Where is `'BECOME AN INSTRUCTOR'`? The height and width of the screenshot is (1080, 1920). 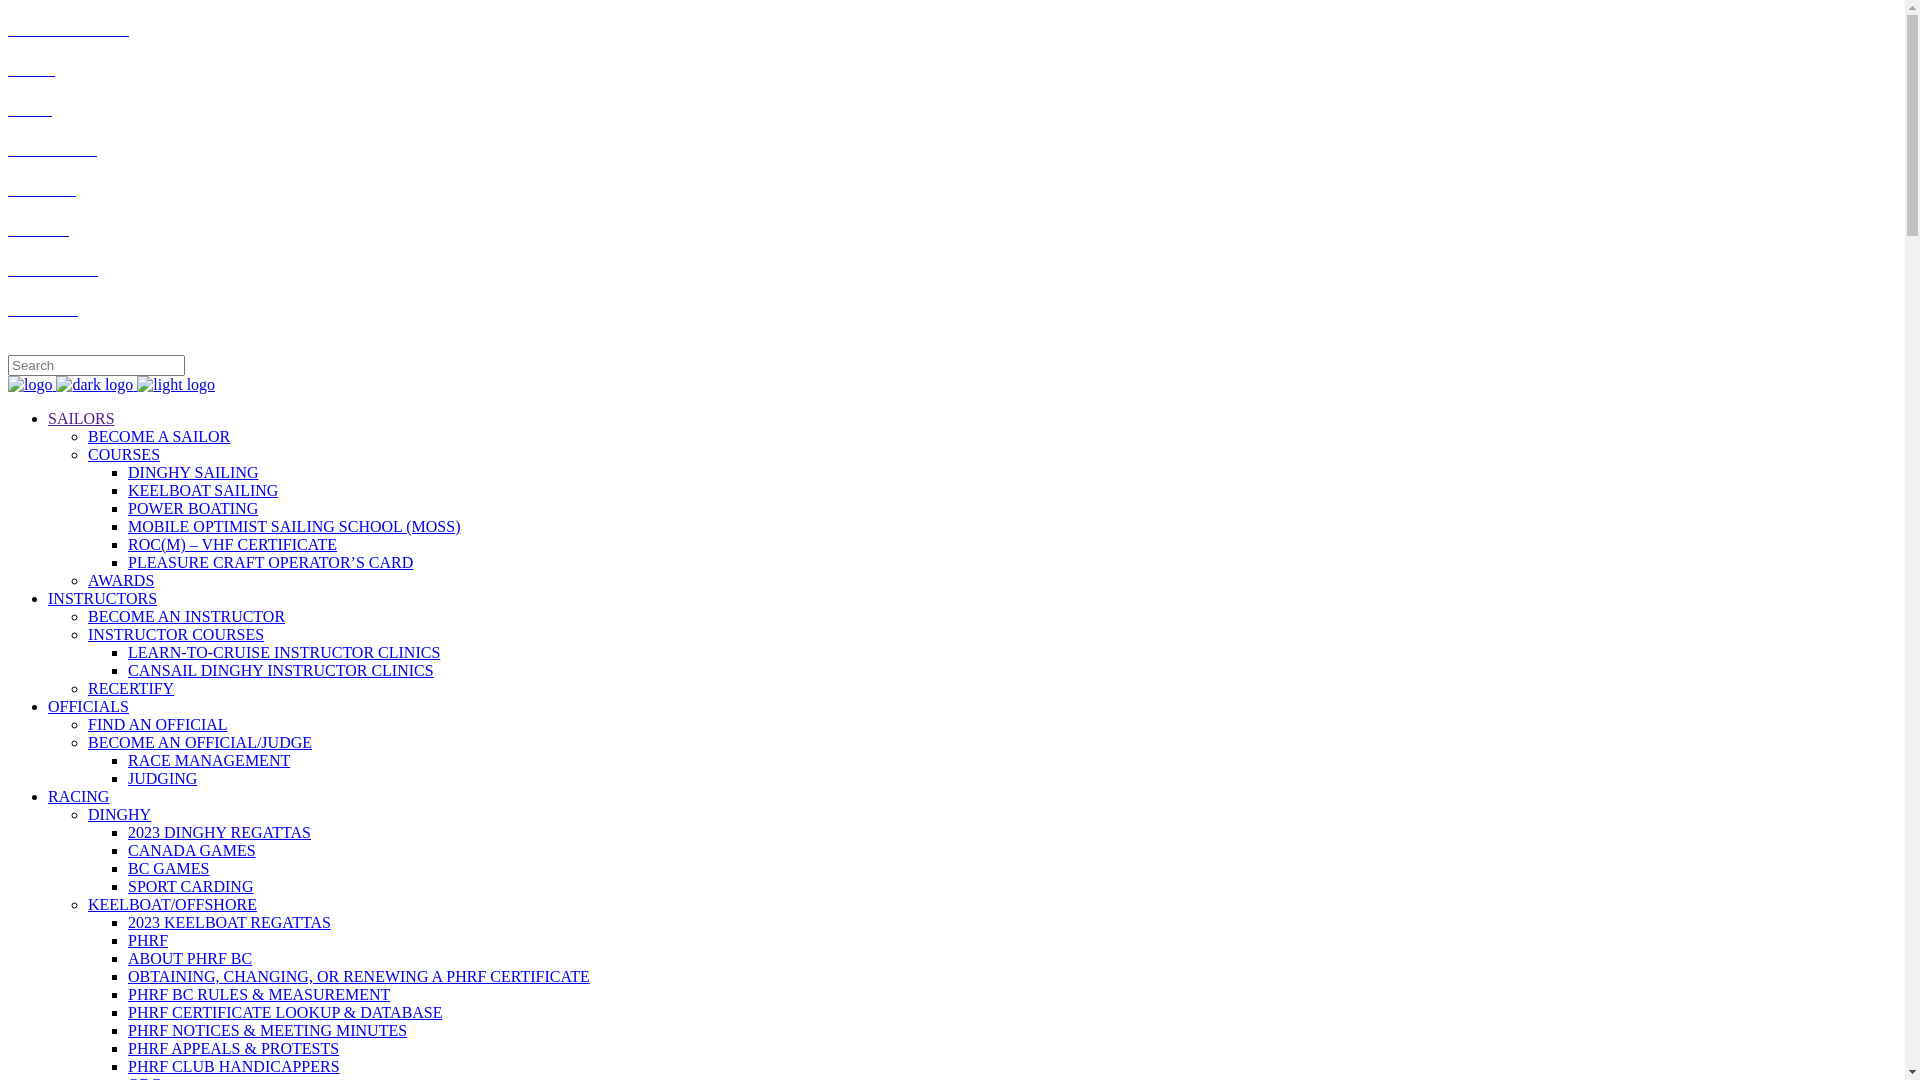 'BECOME AN INSTRUCTOR' is located at coordinates (186, 615).